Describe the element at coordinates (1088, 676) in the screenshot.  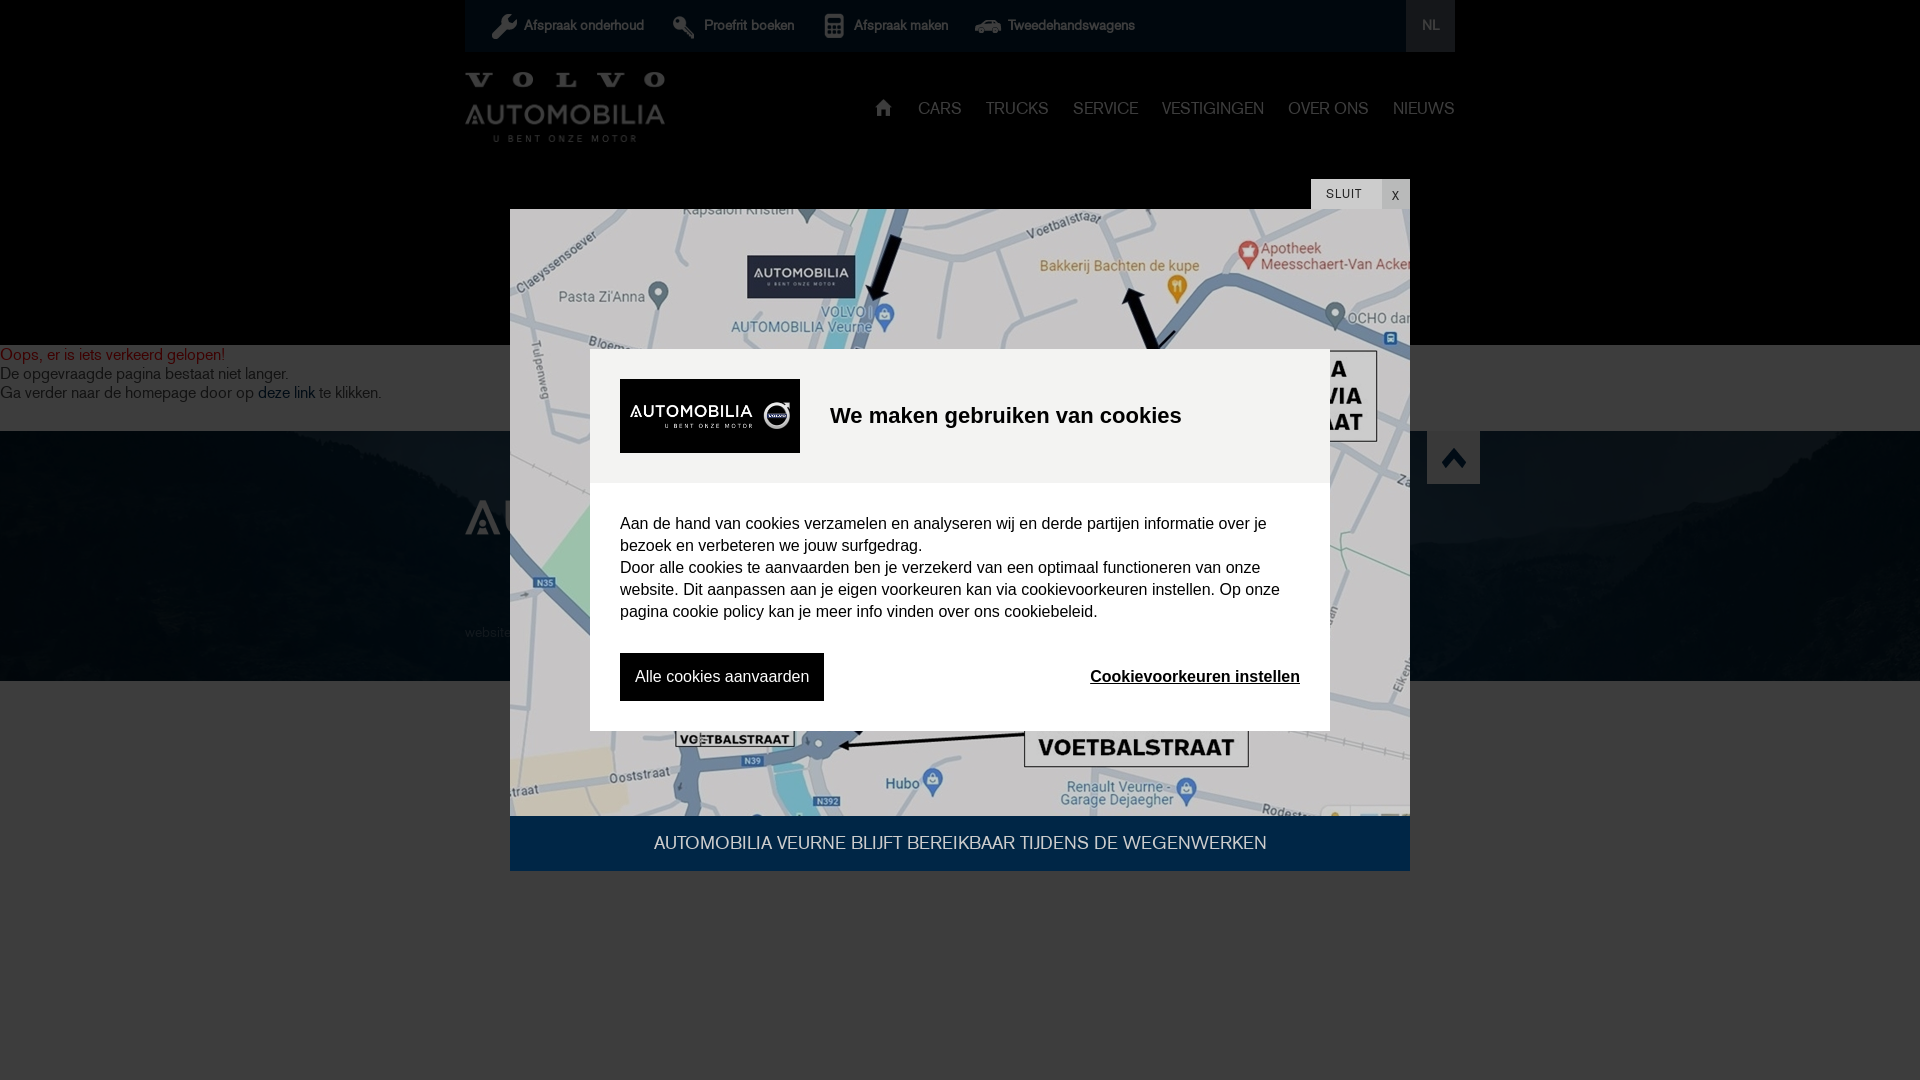
I see `'Cookievoorkeuren instellen'` at that location.